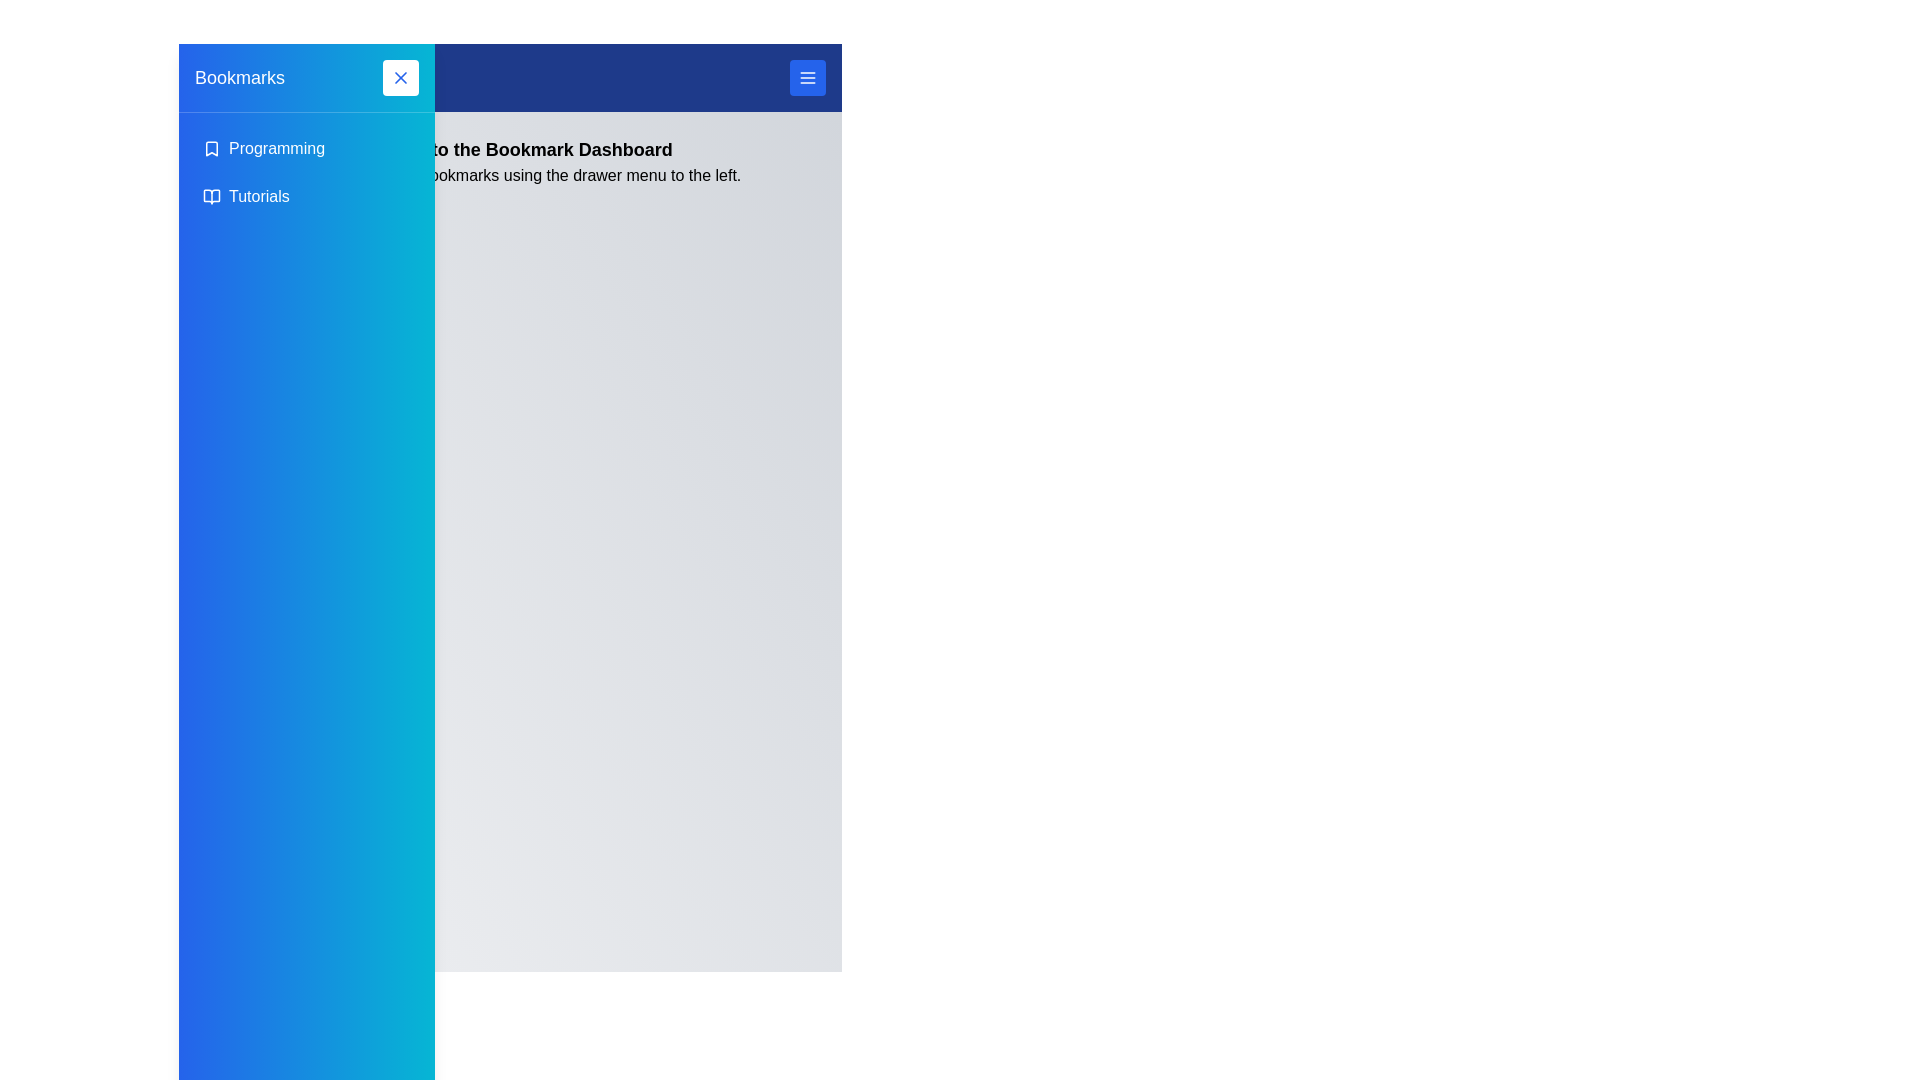 The width and height of the screenshot is (1920, 1080). I want to click on the small diagonal cross symbol ('X') located at the upper-right corner of the sidebar, so click(400, 76).